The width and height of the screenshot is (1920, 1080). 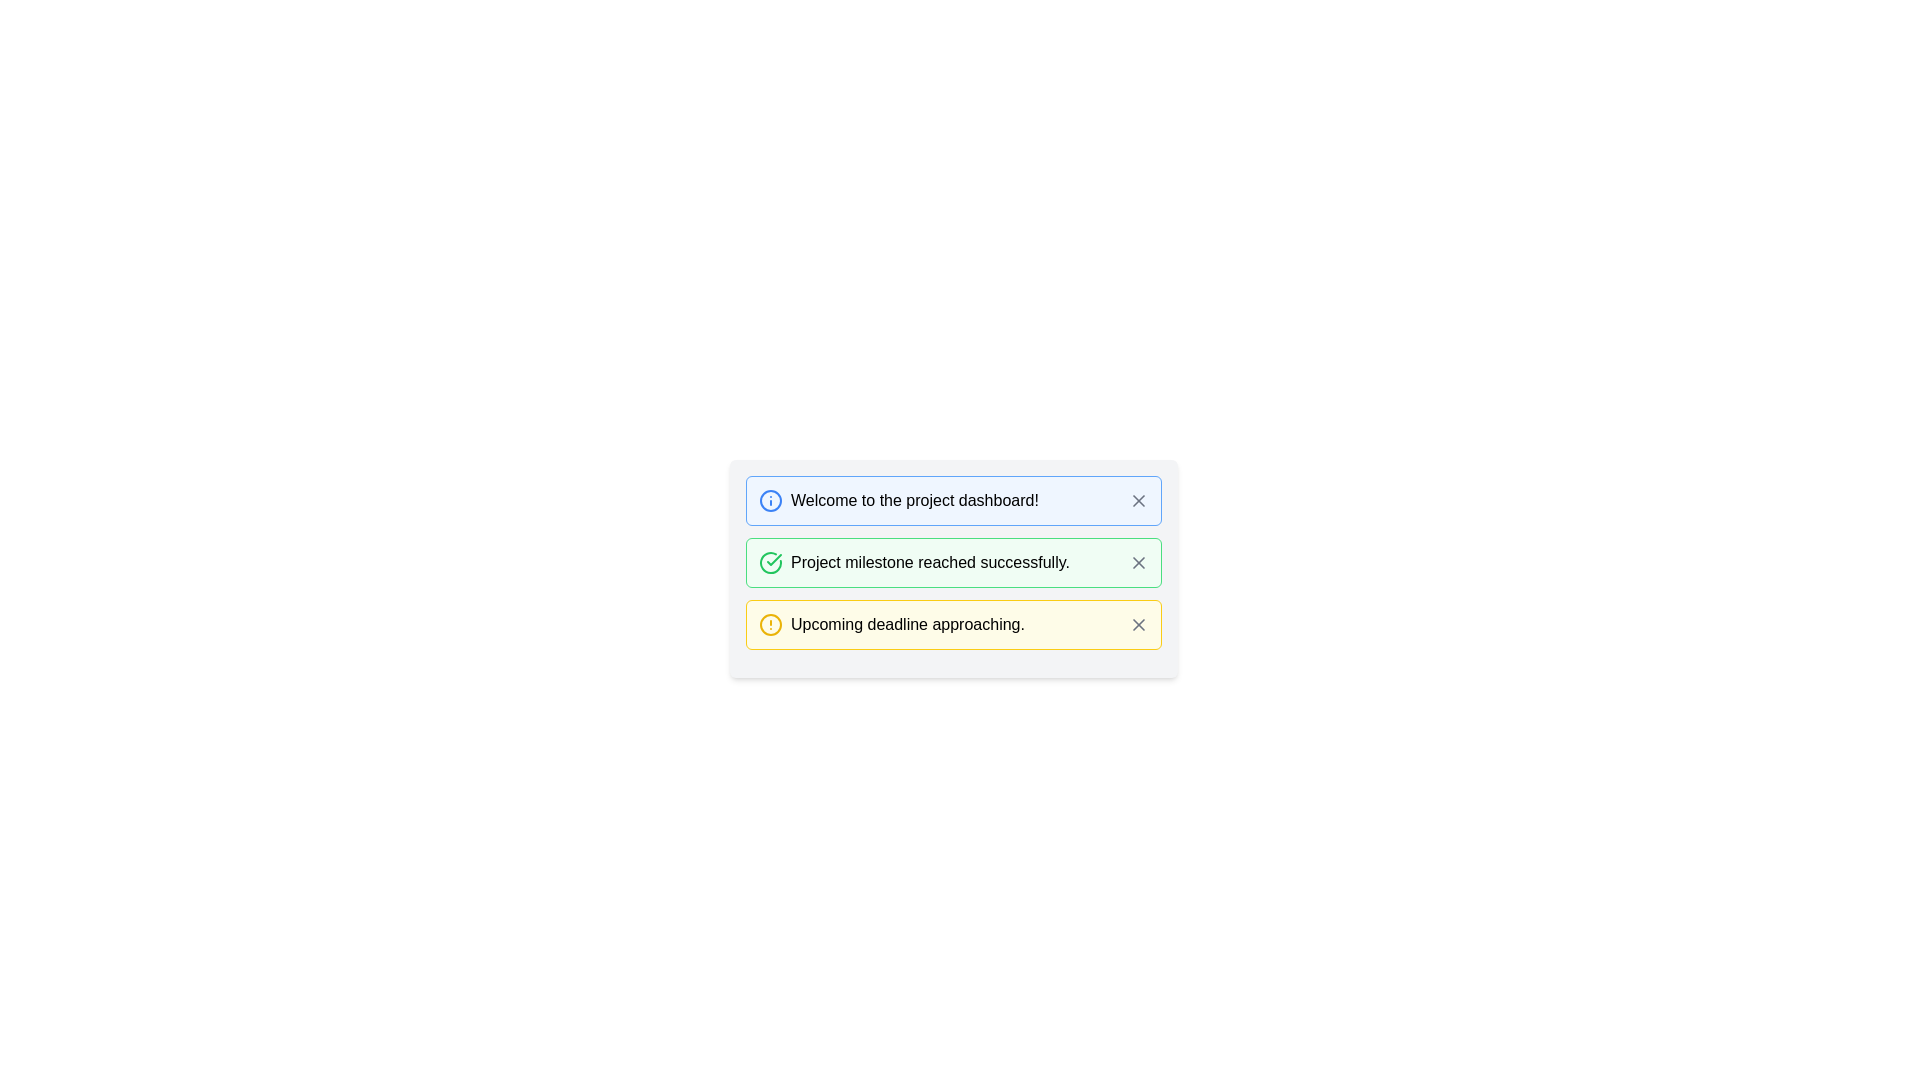 What do you see at coordinates (1138, 563) in the screenshot?
I see `the Close button icon, shaped like an 'X', located within the notification box to the right of the message 'Project milestone reached successfully'` at bounding box center [1138, 563].